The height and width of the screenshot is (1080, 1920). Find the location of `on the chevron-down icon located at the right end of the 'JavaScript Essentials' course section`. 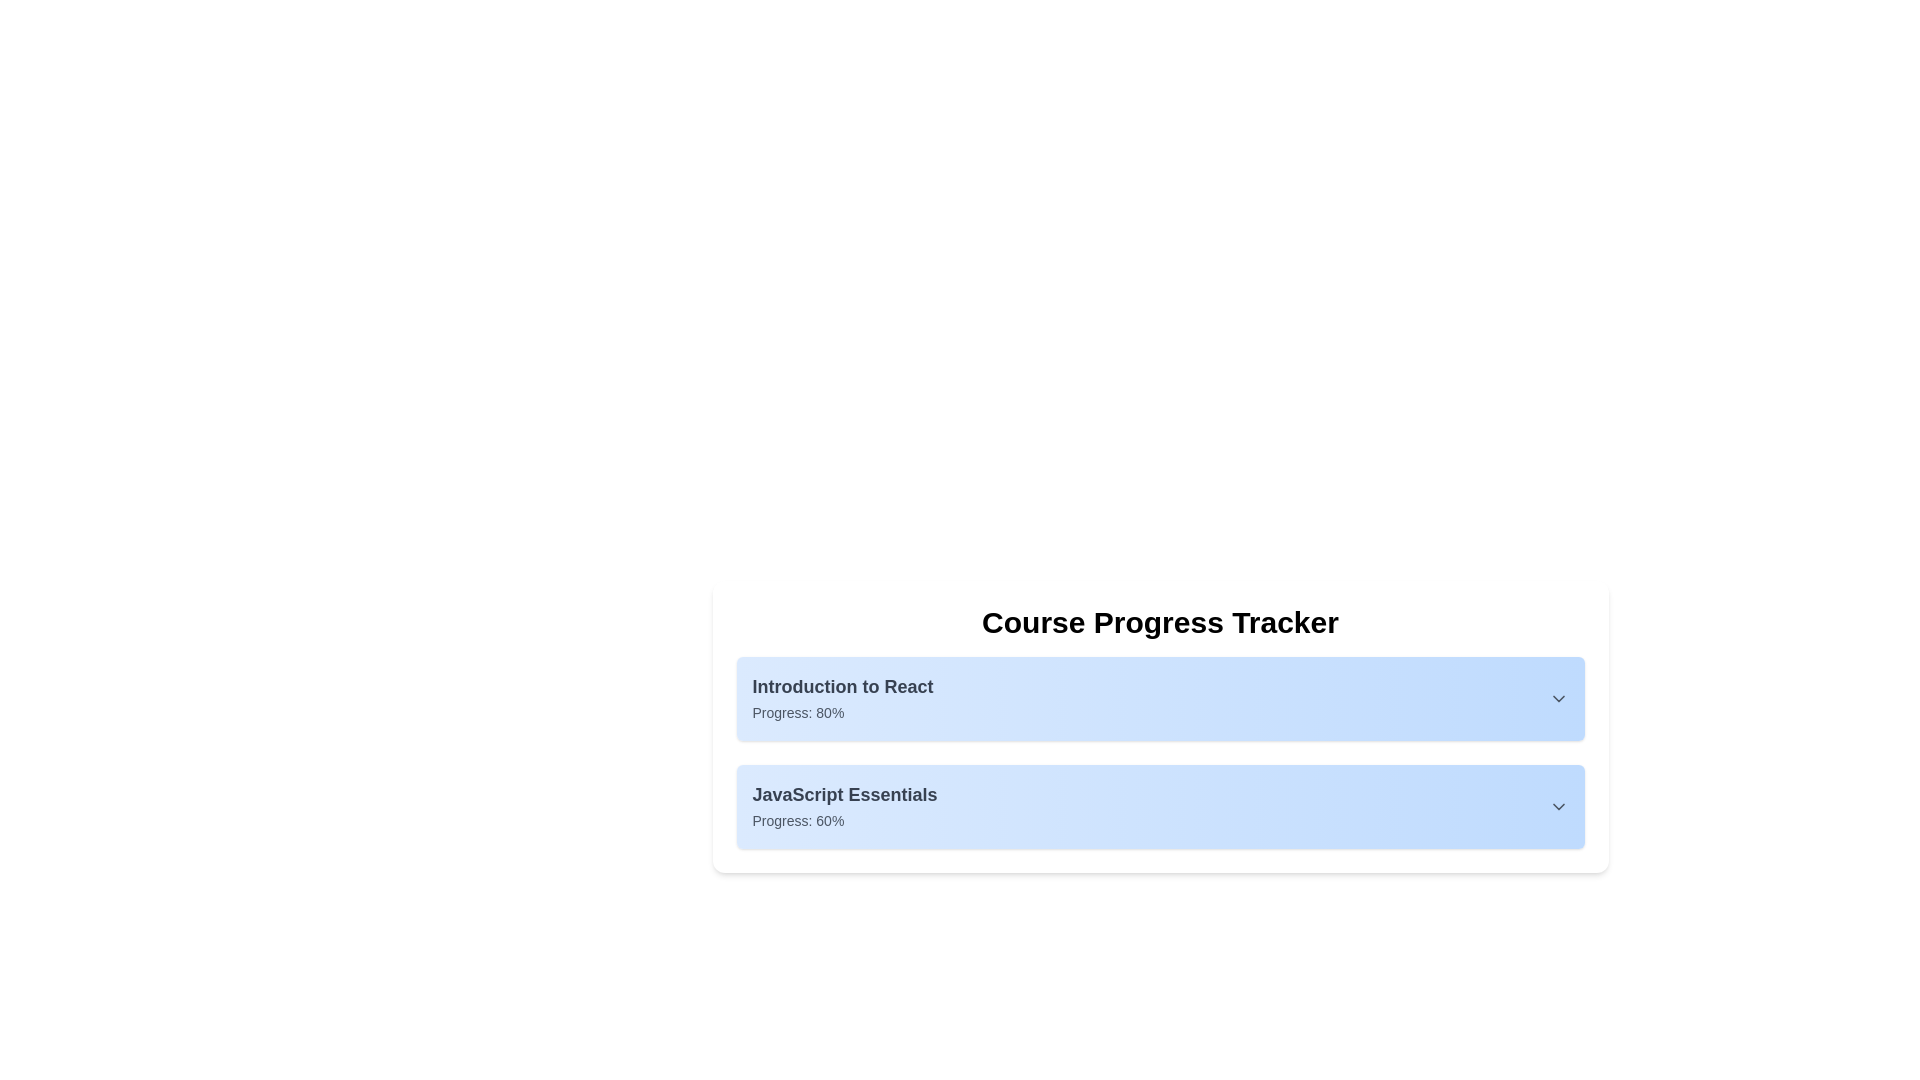

on the chevron-down icon located at the right end of the 'JavaScript Essentials' course section is located at coordinates (1557, 805).